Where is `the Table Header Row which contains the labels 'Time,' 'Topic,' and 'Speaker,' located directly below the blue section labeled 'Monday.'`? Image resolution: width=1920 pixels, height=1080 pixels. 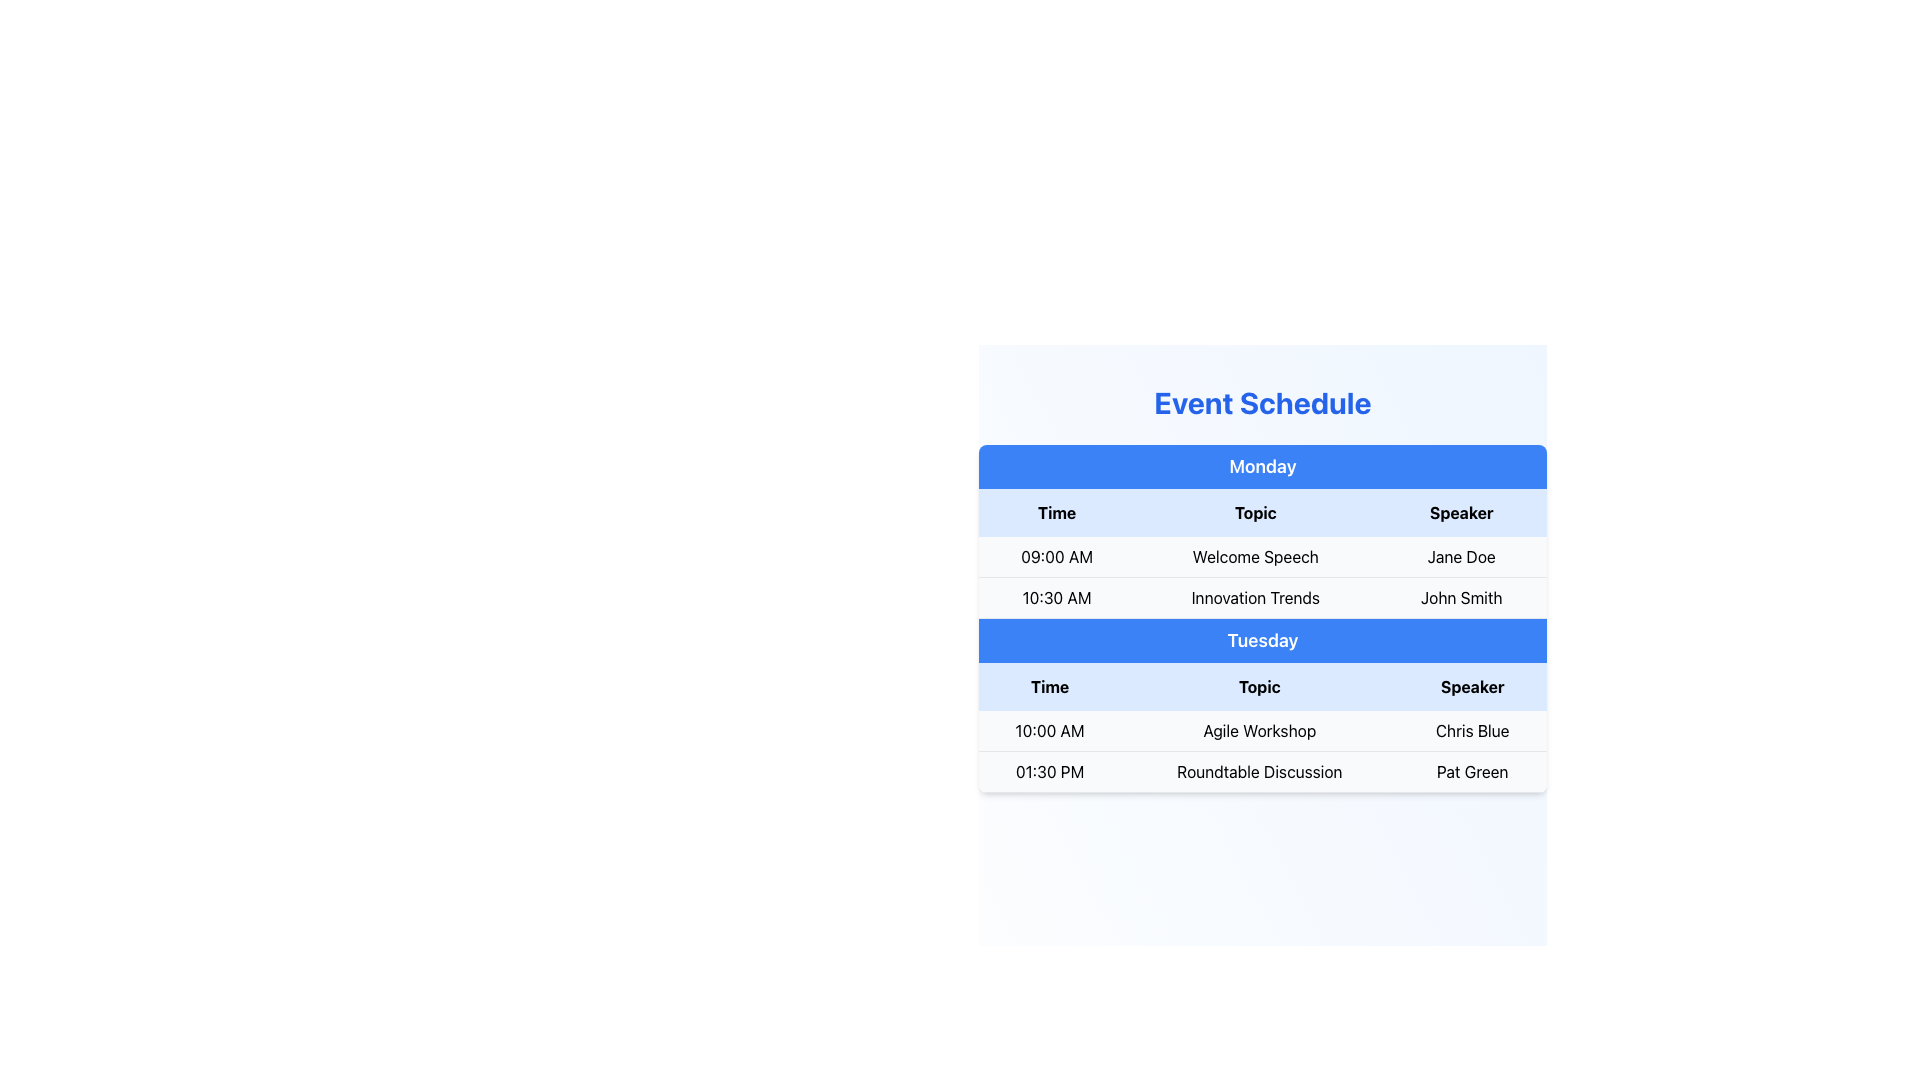
the Table Header Row which contains the labels 'Time,' 'Topic,' and 'Speaker,' located directly below the blue section labeled 'Monday.' is located at coordinates (1261, 512).